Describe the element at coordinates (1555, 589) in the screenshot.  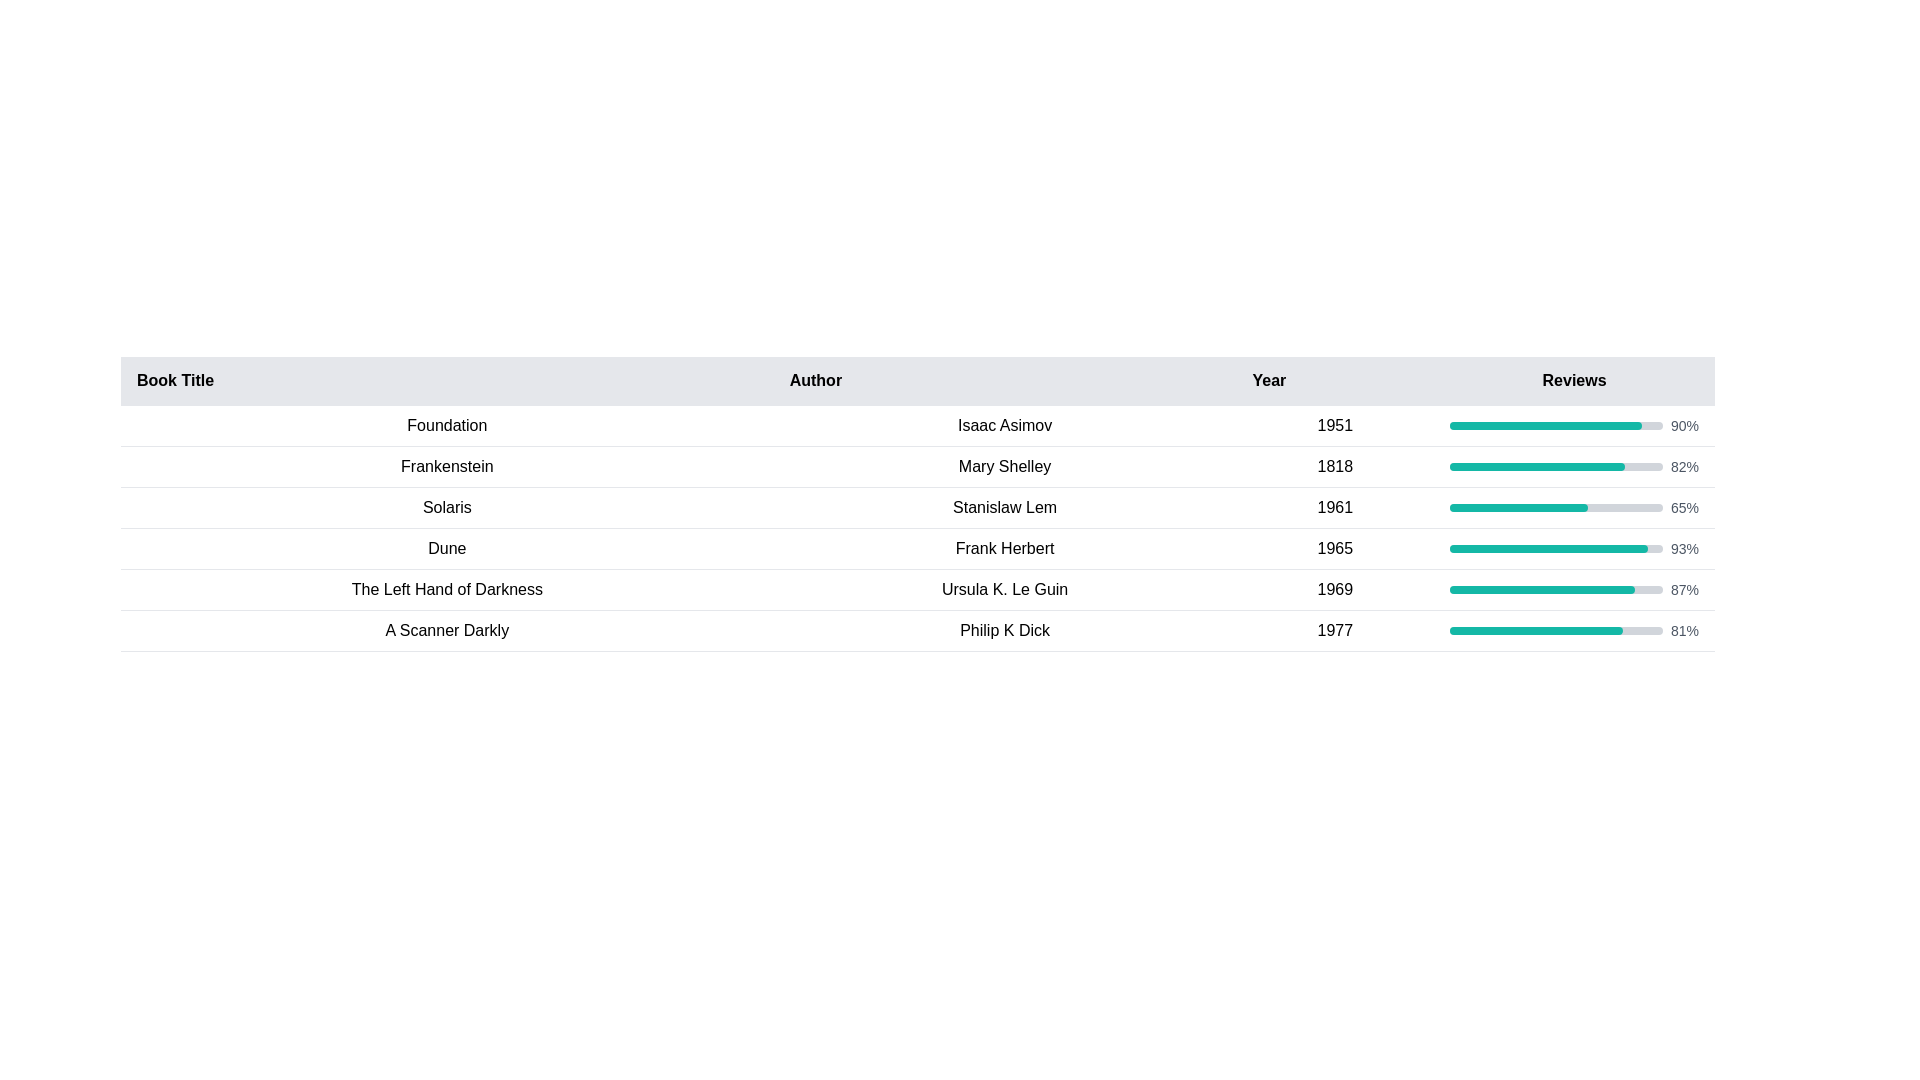
I see `the progress bar indicating 87% completion, which is the middle component of three horizontally grouped elements` at that location.